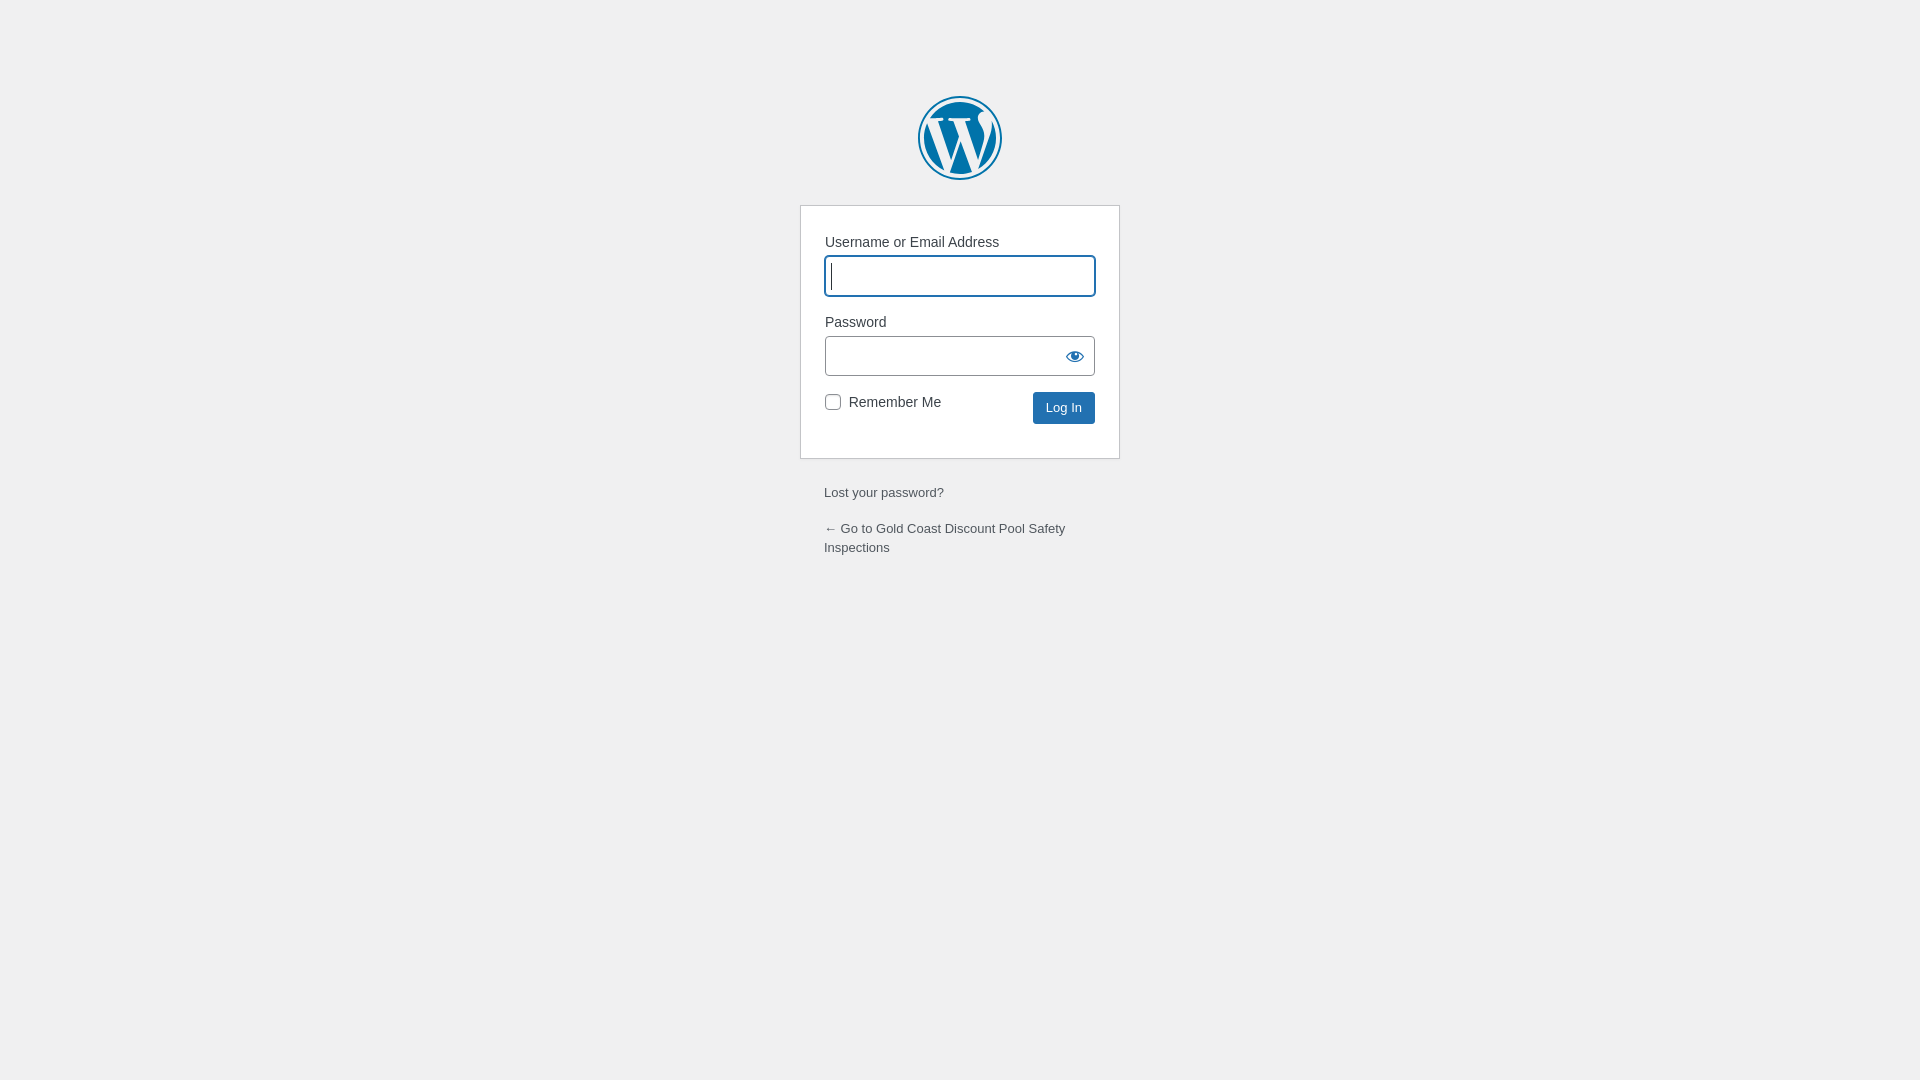 The image size is (1920, 1080). I want to click on 'Lost your password?', so click(882, 492).